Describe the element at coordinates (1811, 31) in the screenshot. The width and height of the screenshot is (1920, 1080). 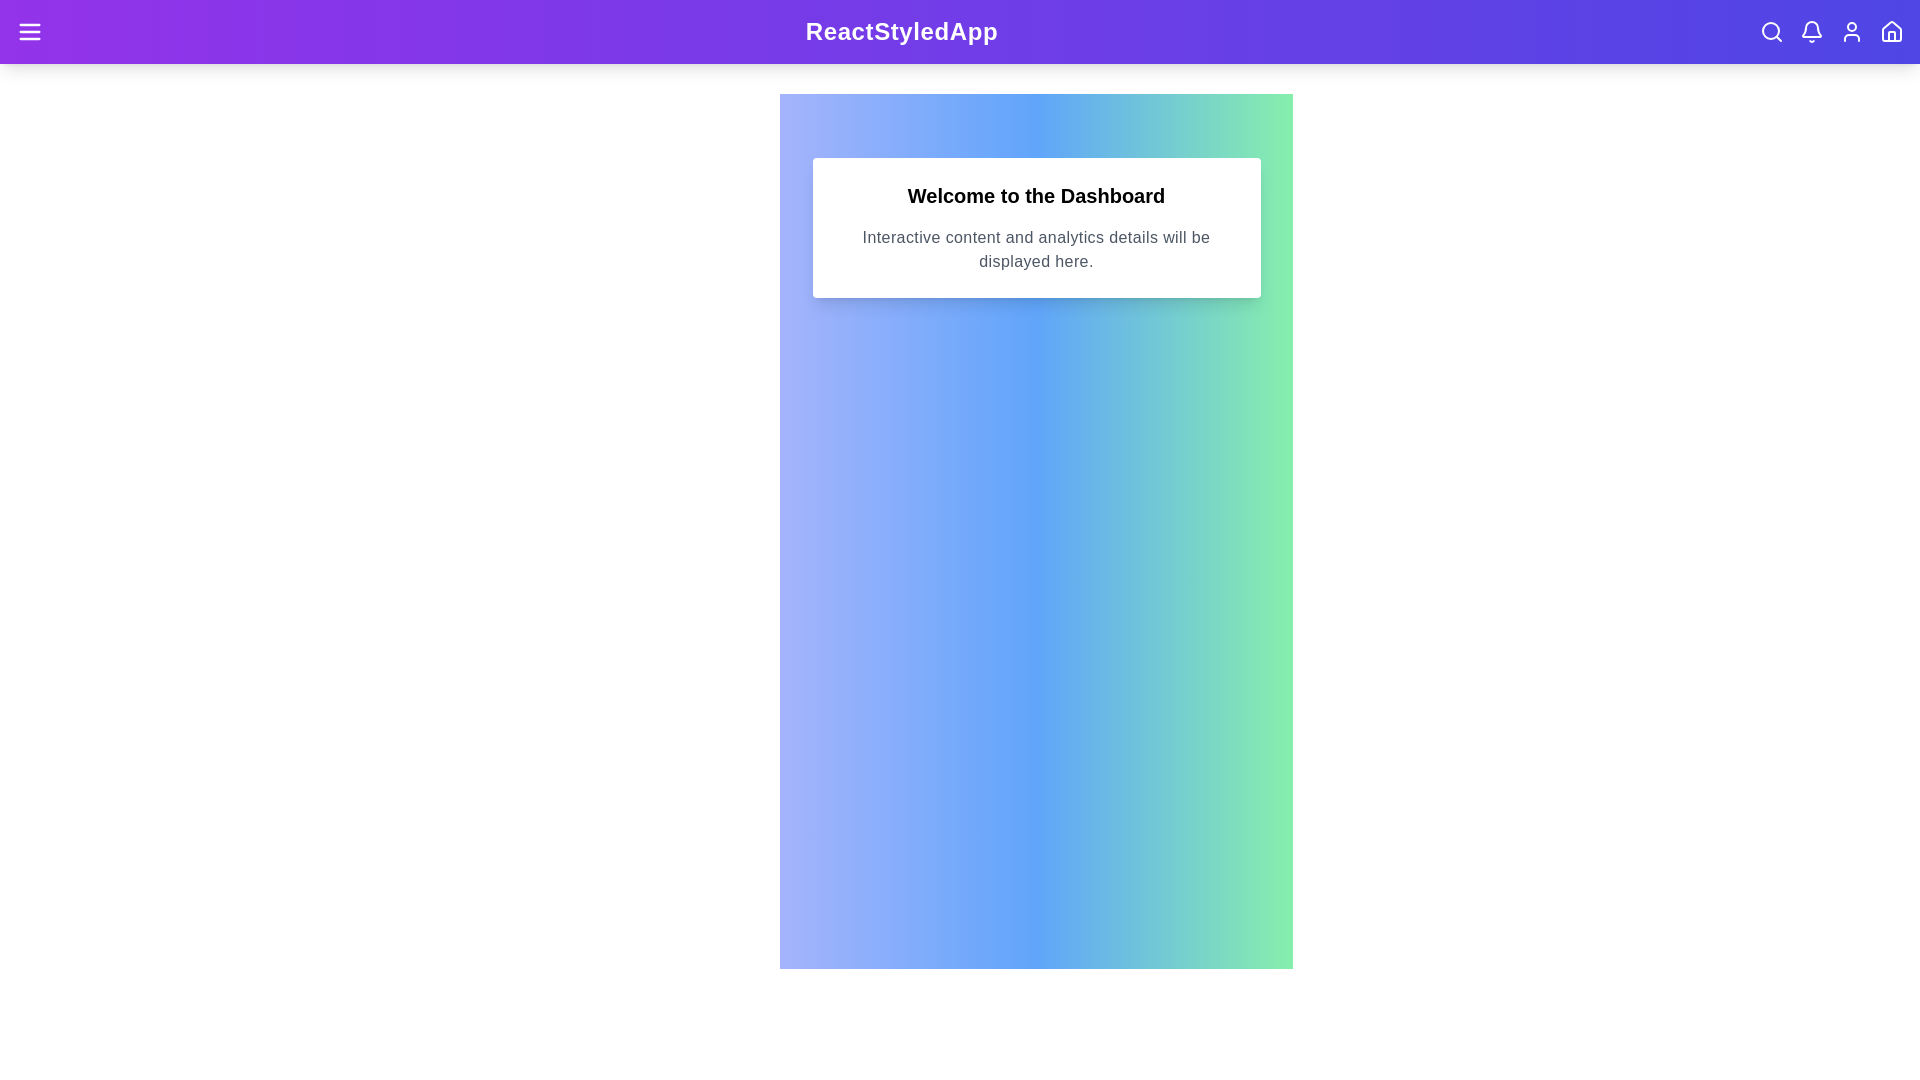
I see `the Bell navigation icon to navigate` at that location.